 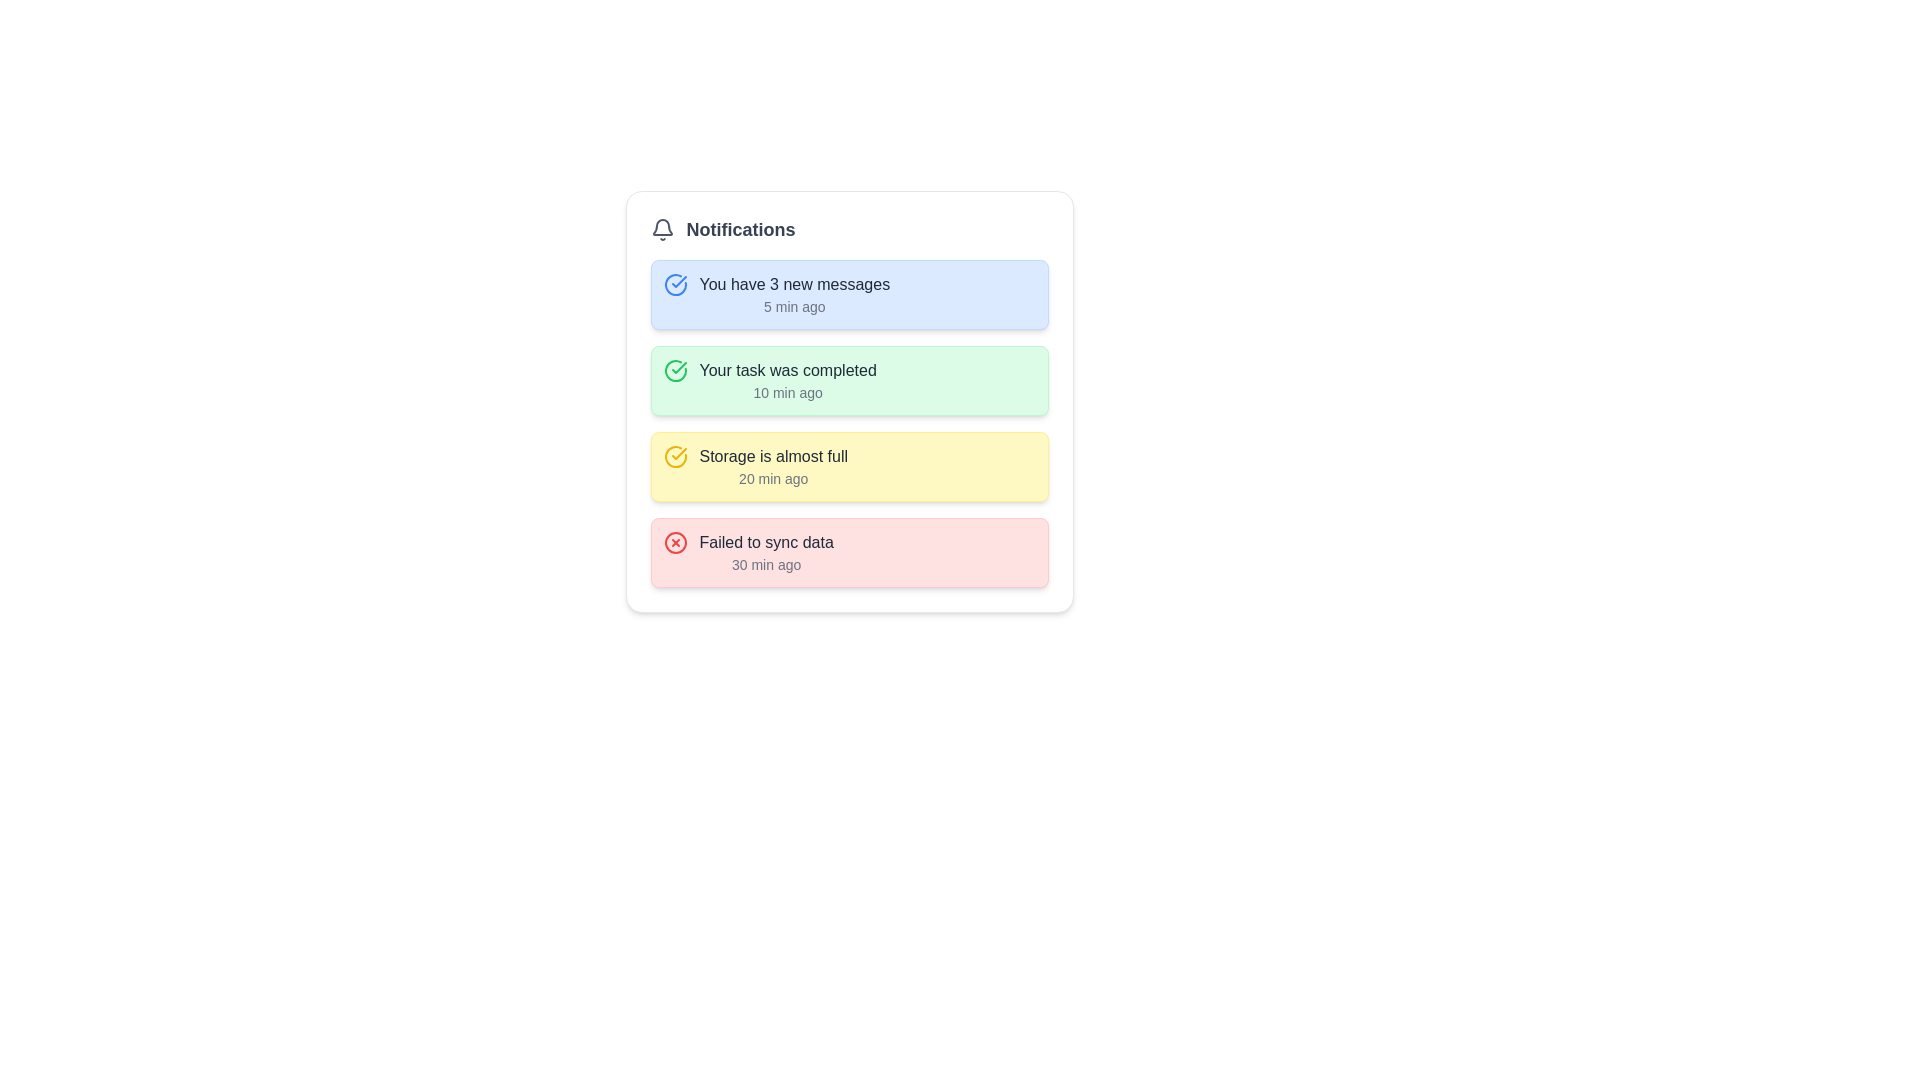 What do you see at coordinates (772, 478) in the screenshot?
I see `the text snippet displaying '20 min ago' located at the bottom-right corner of the notification tile labeled 'Storage is almost full'` at bounding box center [772, 478].